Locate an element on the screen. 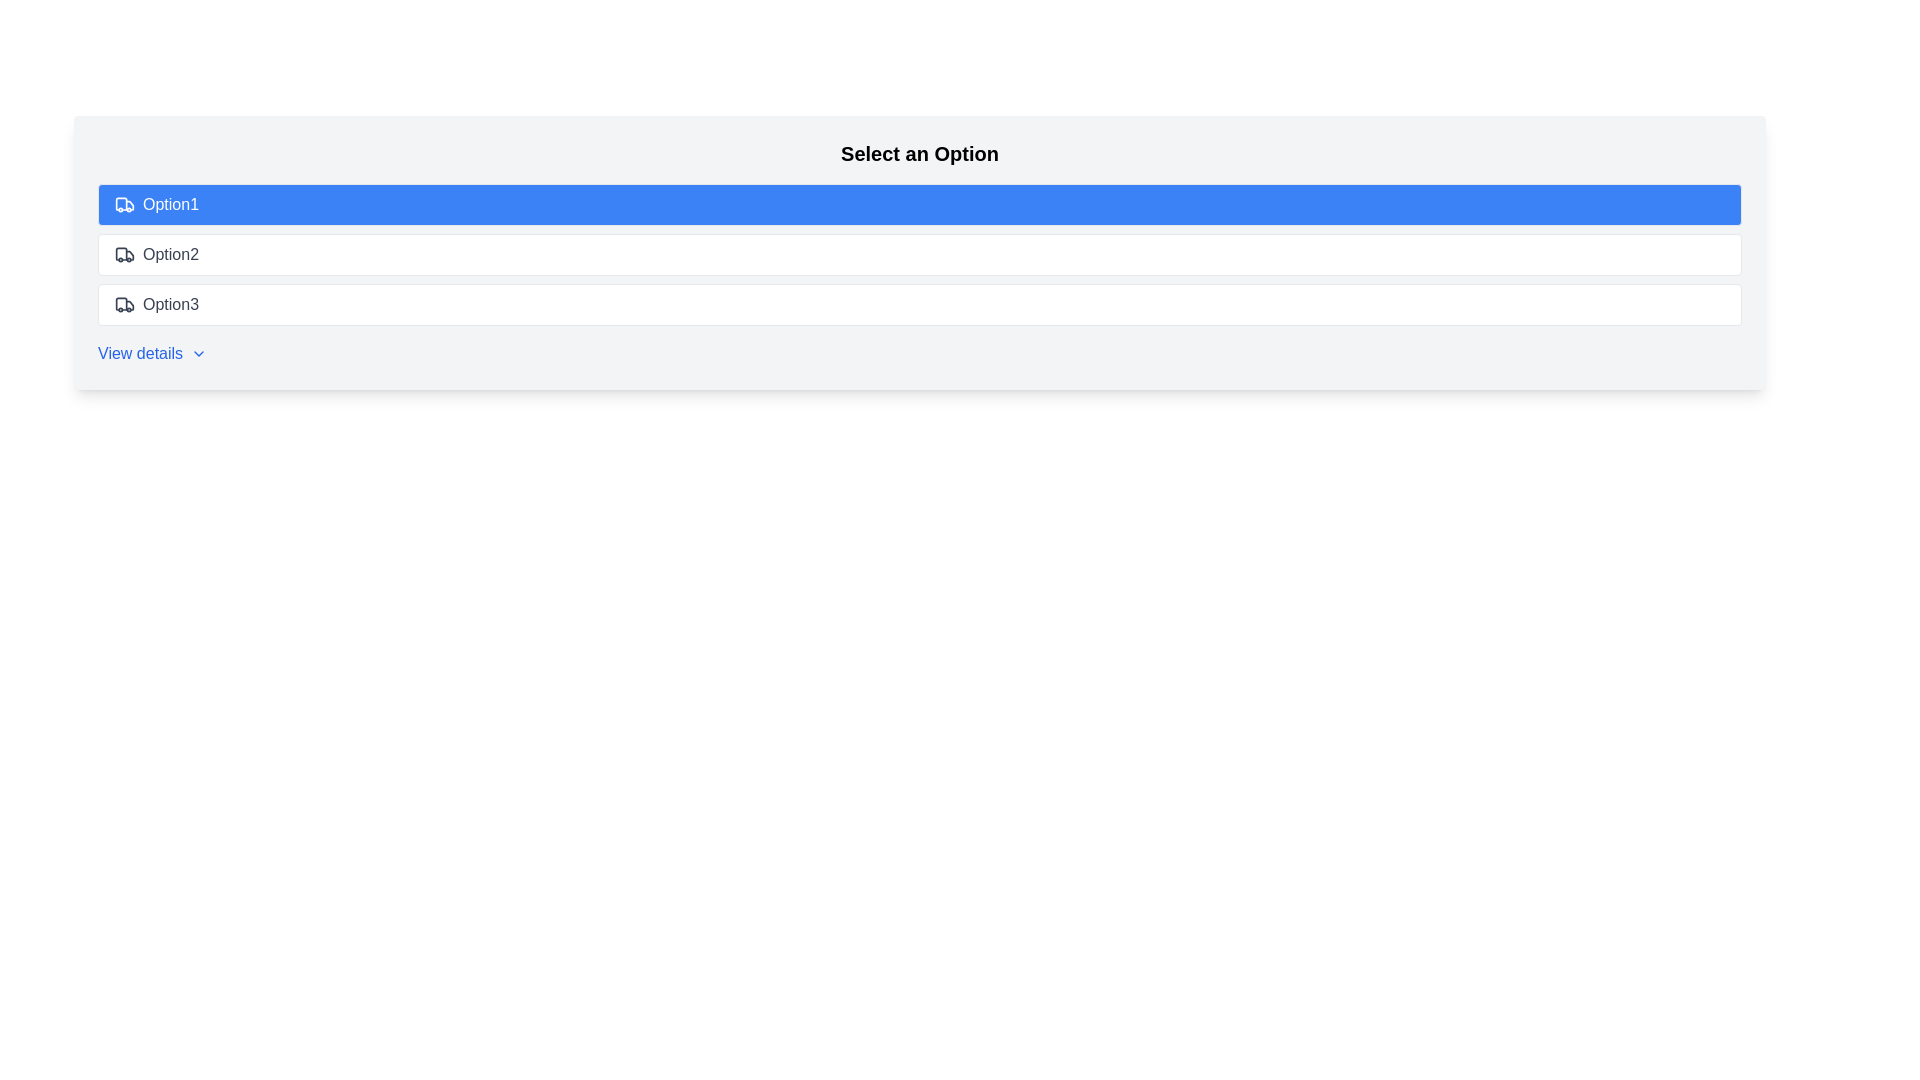 This screenshot has width=1920, height=1080. the text label within the radio button component is located at coordinates (171, 204).